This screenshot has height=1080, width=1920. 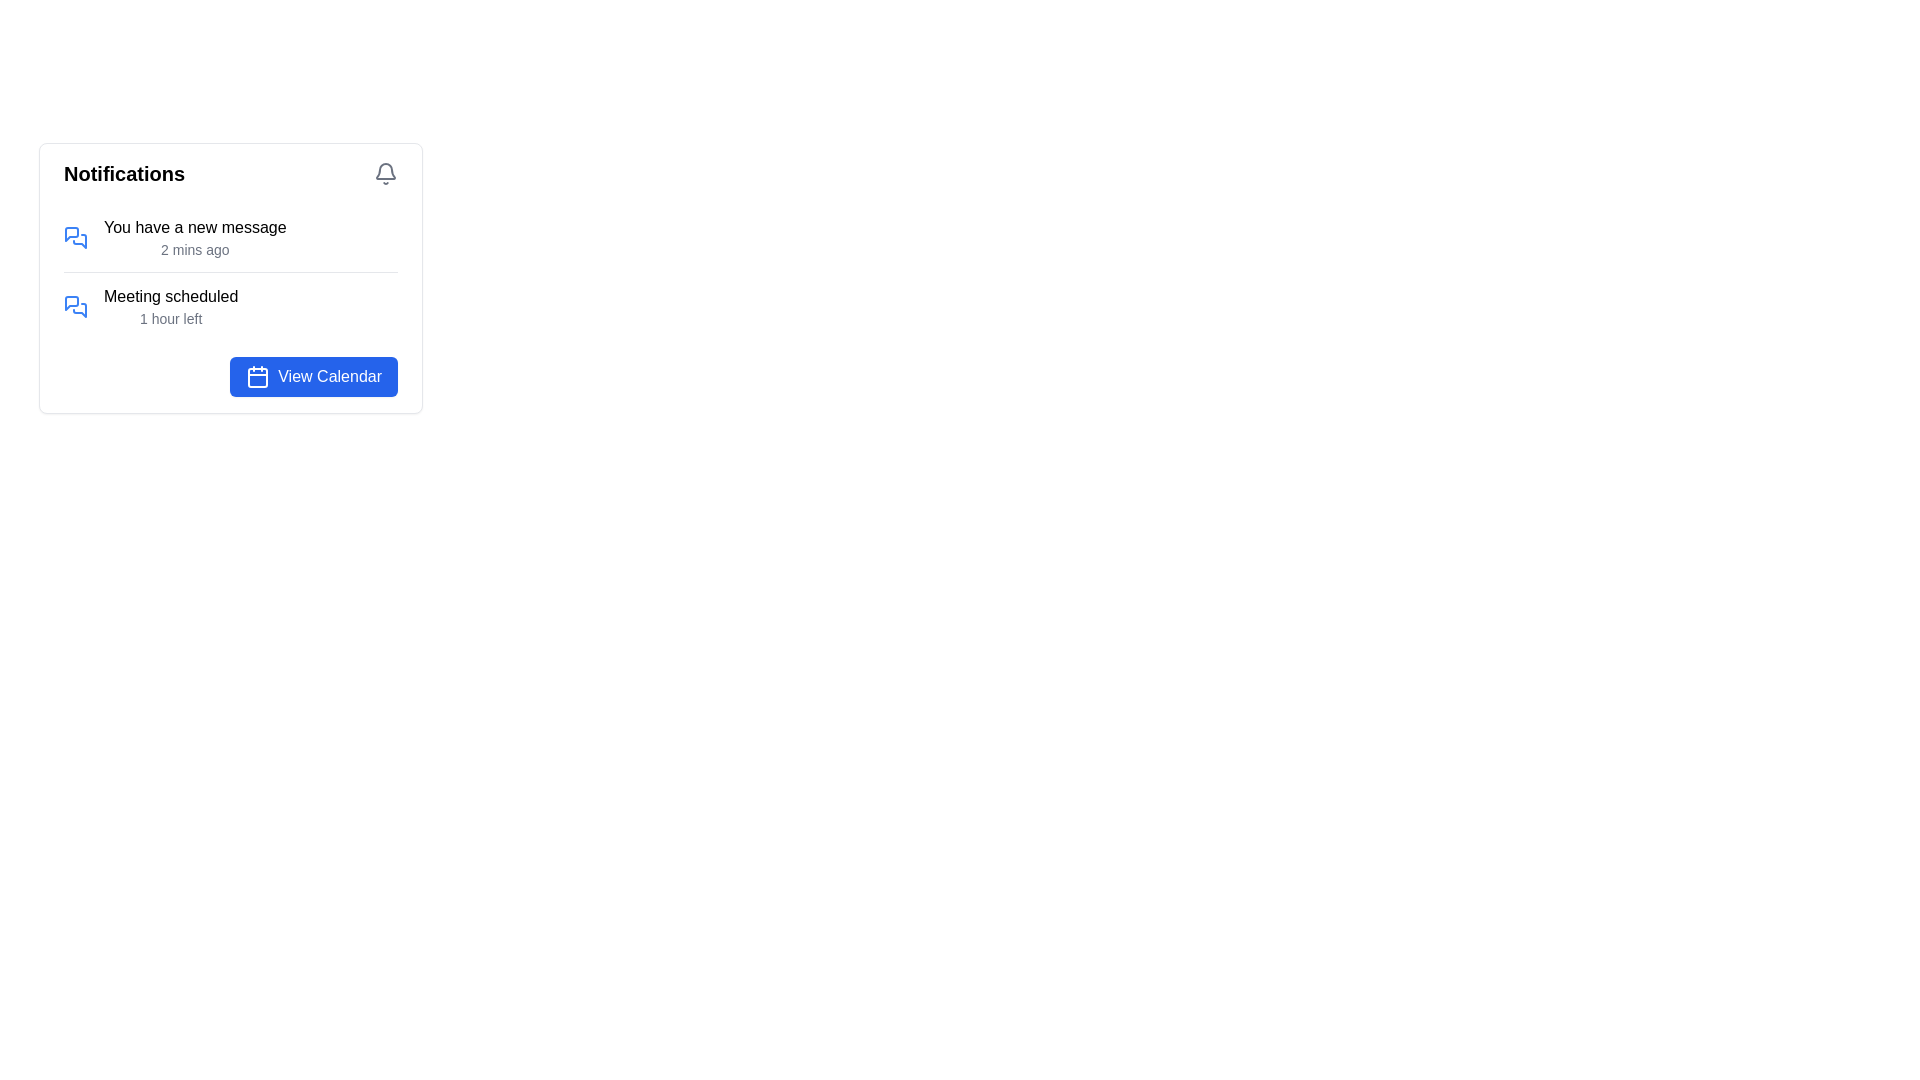 What do you see at coordinates (195, 249) in the screenshot?
I see `the static text label located underneath the 'You have a new message' text within the notification card` at bounding box center [195, 249].